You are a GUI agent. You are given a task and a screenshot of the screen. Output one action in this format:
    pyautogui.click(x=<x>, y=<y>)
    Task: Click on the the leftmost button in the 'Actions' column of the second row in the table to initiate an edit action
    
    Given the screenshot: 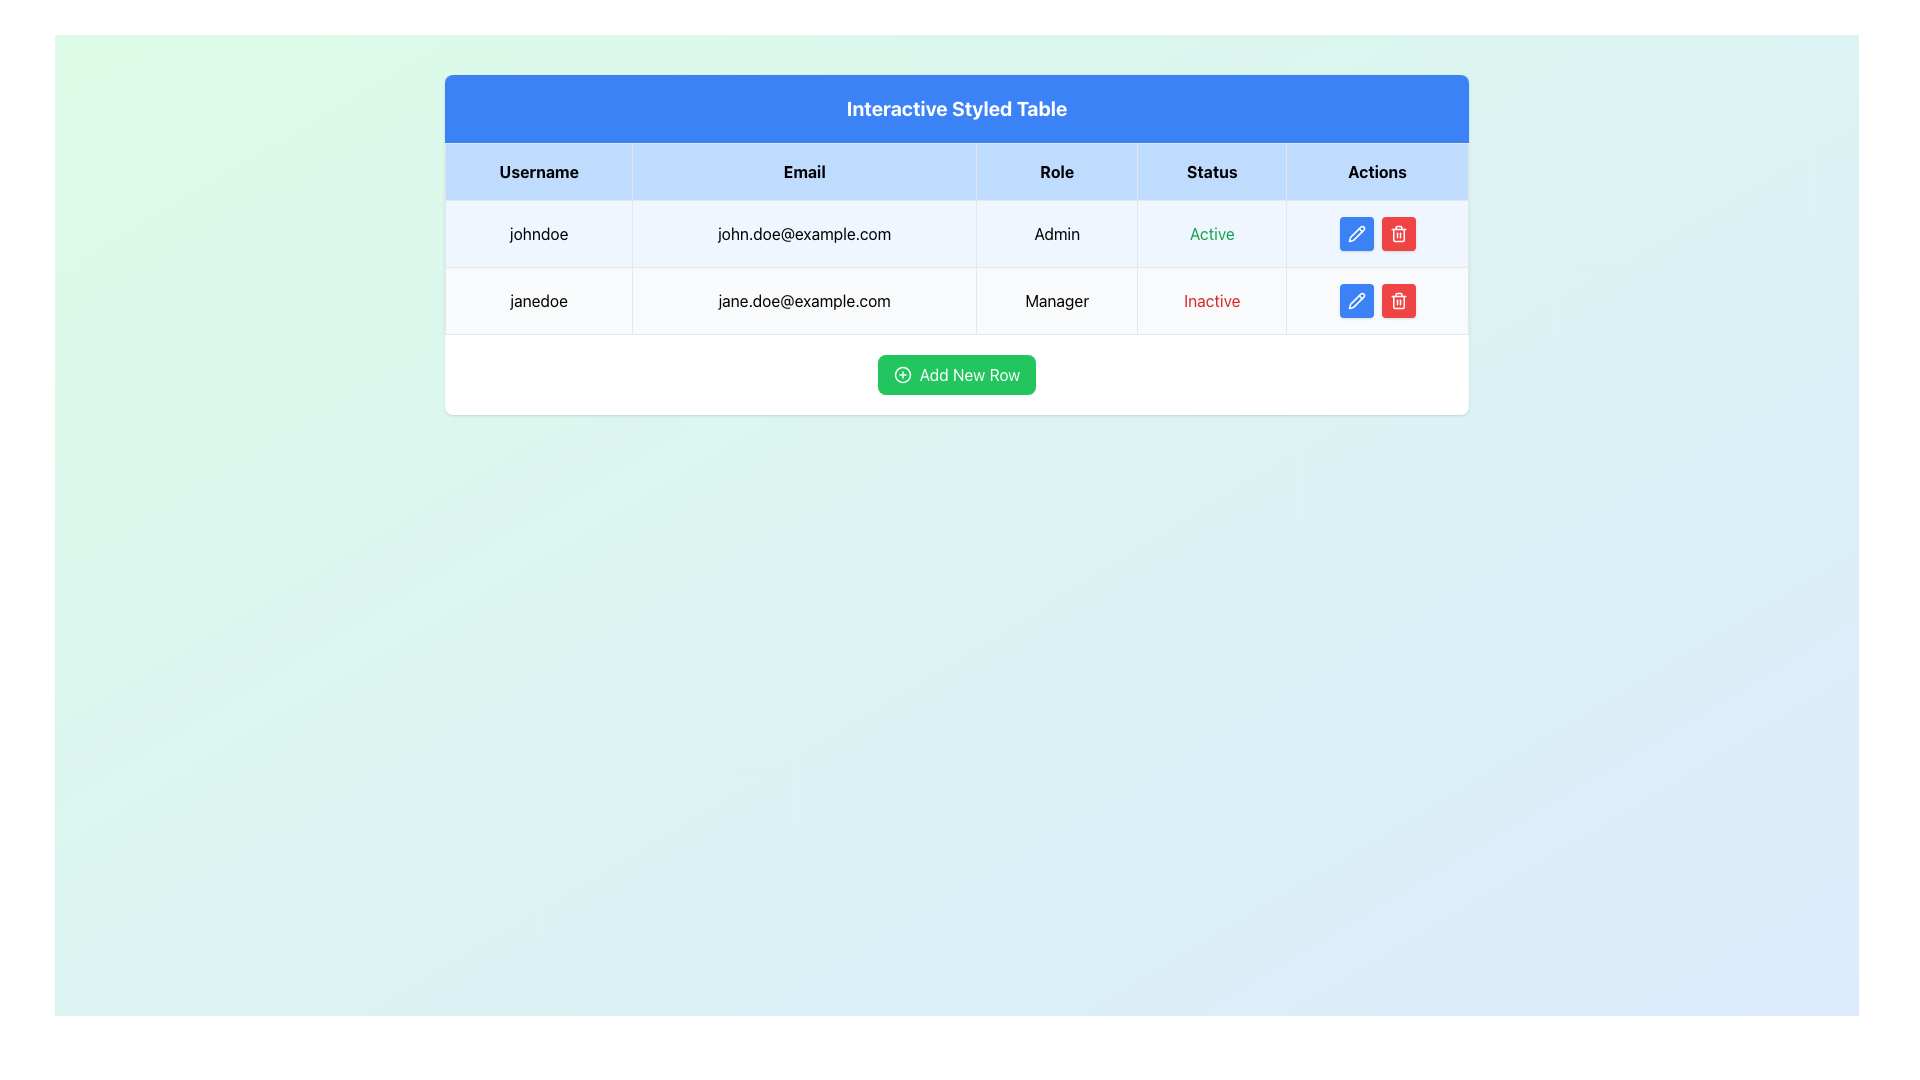 What is the action you would take?
    pyautogui.click(x=1356, y=300)
    